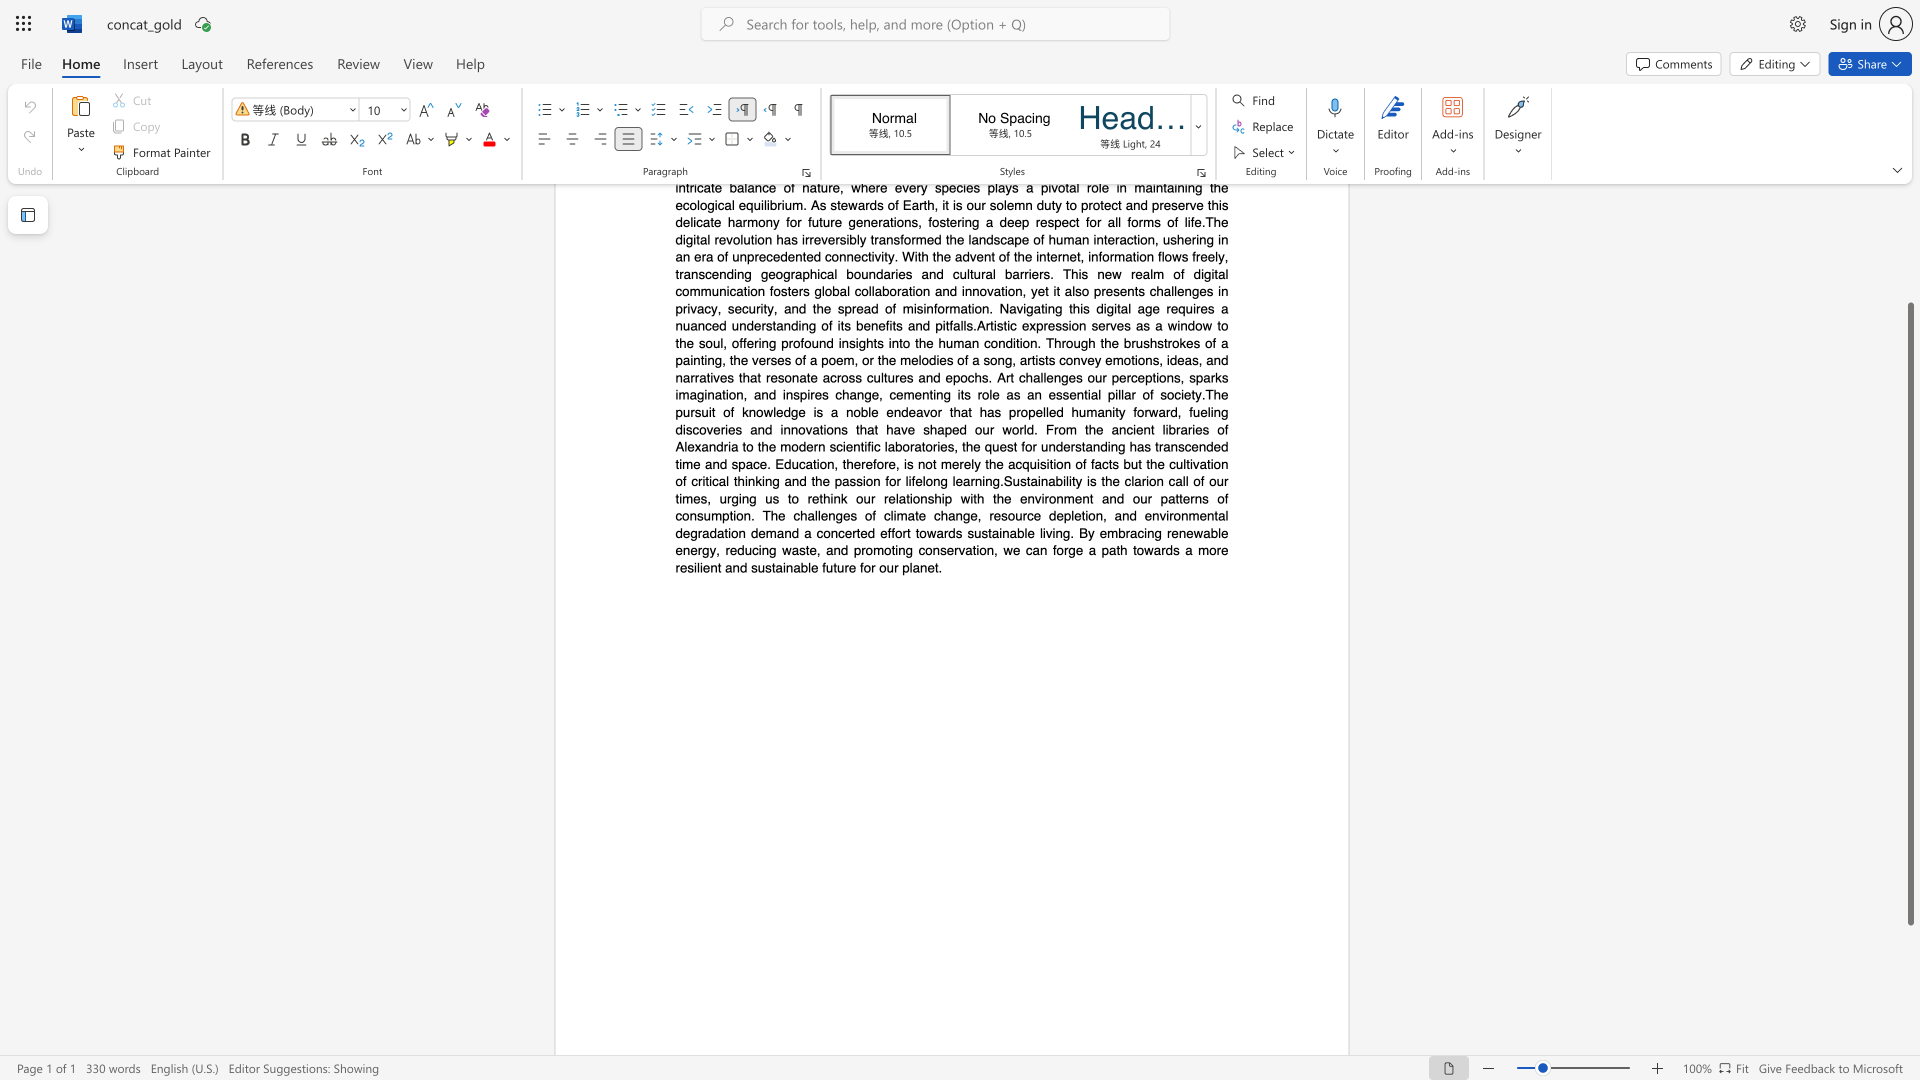 The width and height of the screenshot is (1920, 1080). What do you see at coordinates (1909, 613) in the screenshot?
I see `the scrollbar and move down 140 pixels` at bounding box center [1909, 613].